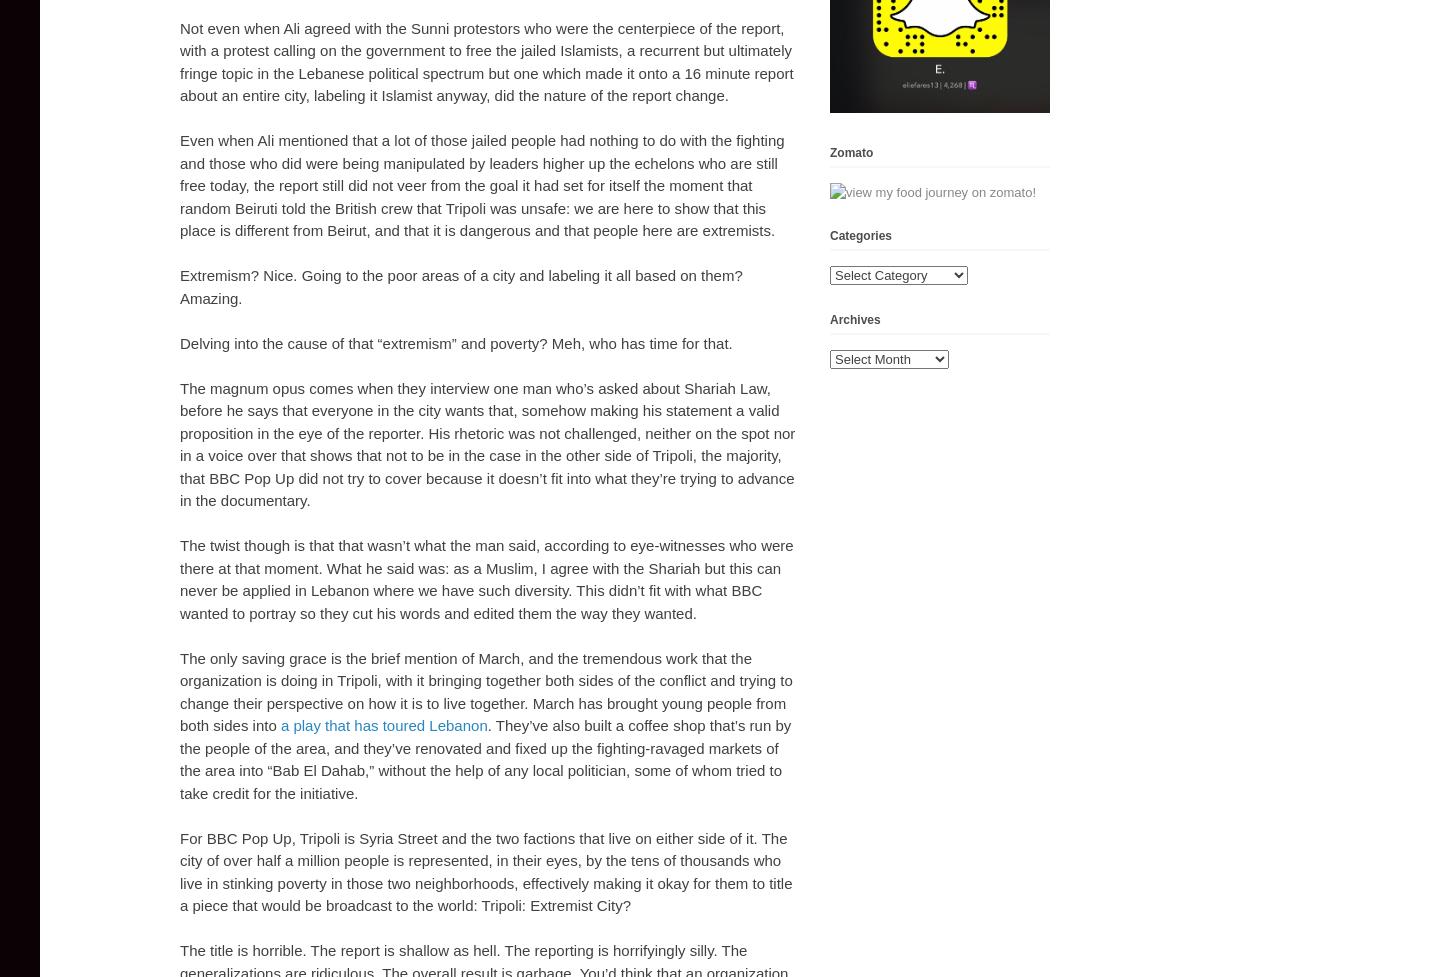 The image size is (1440, 977). Describe the element at coordinates (850, 152) in the screenshot. I see `'Zomato'` at that location.